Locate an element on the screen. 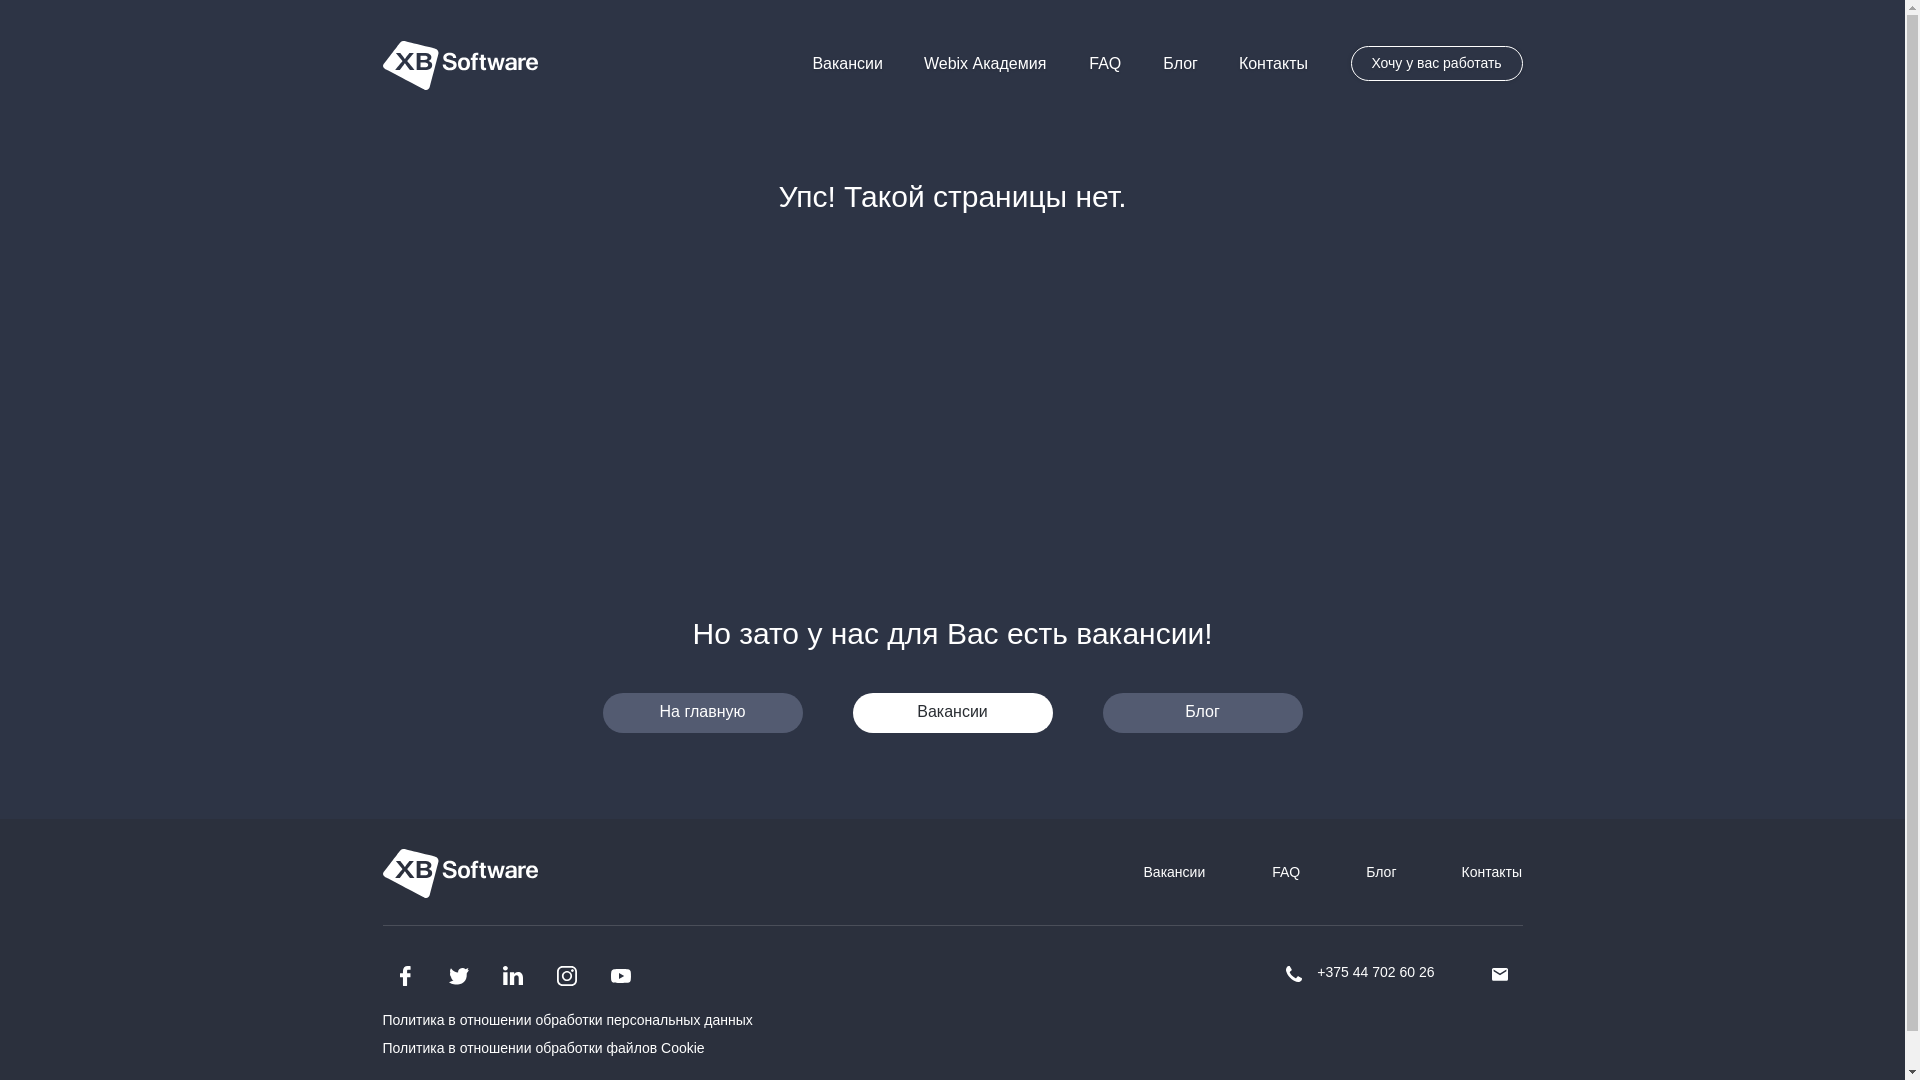 The width and height of the screenshot is (1920, 1080). 'FAQ' is located at coordinates (1286, 870).